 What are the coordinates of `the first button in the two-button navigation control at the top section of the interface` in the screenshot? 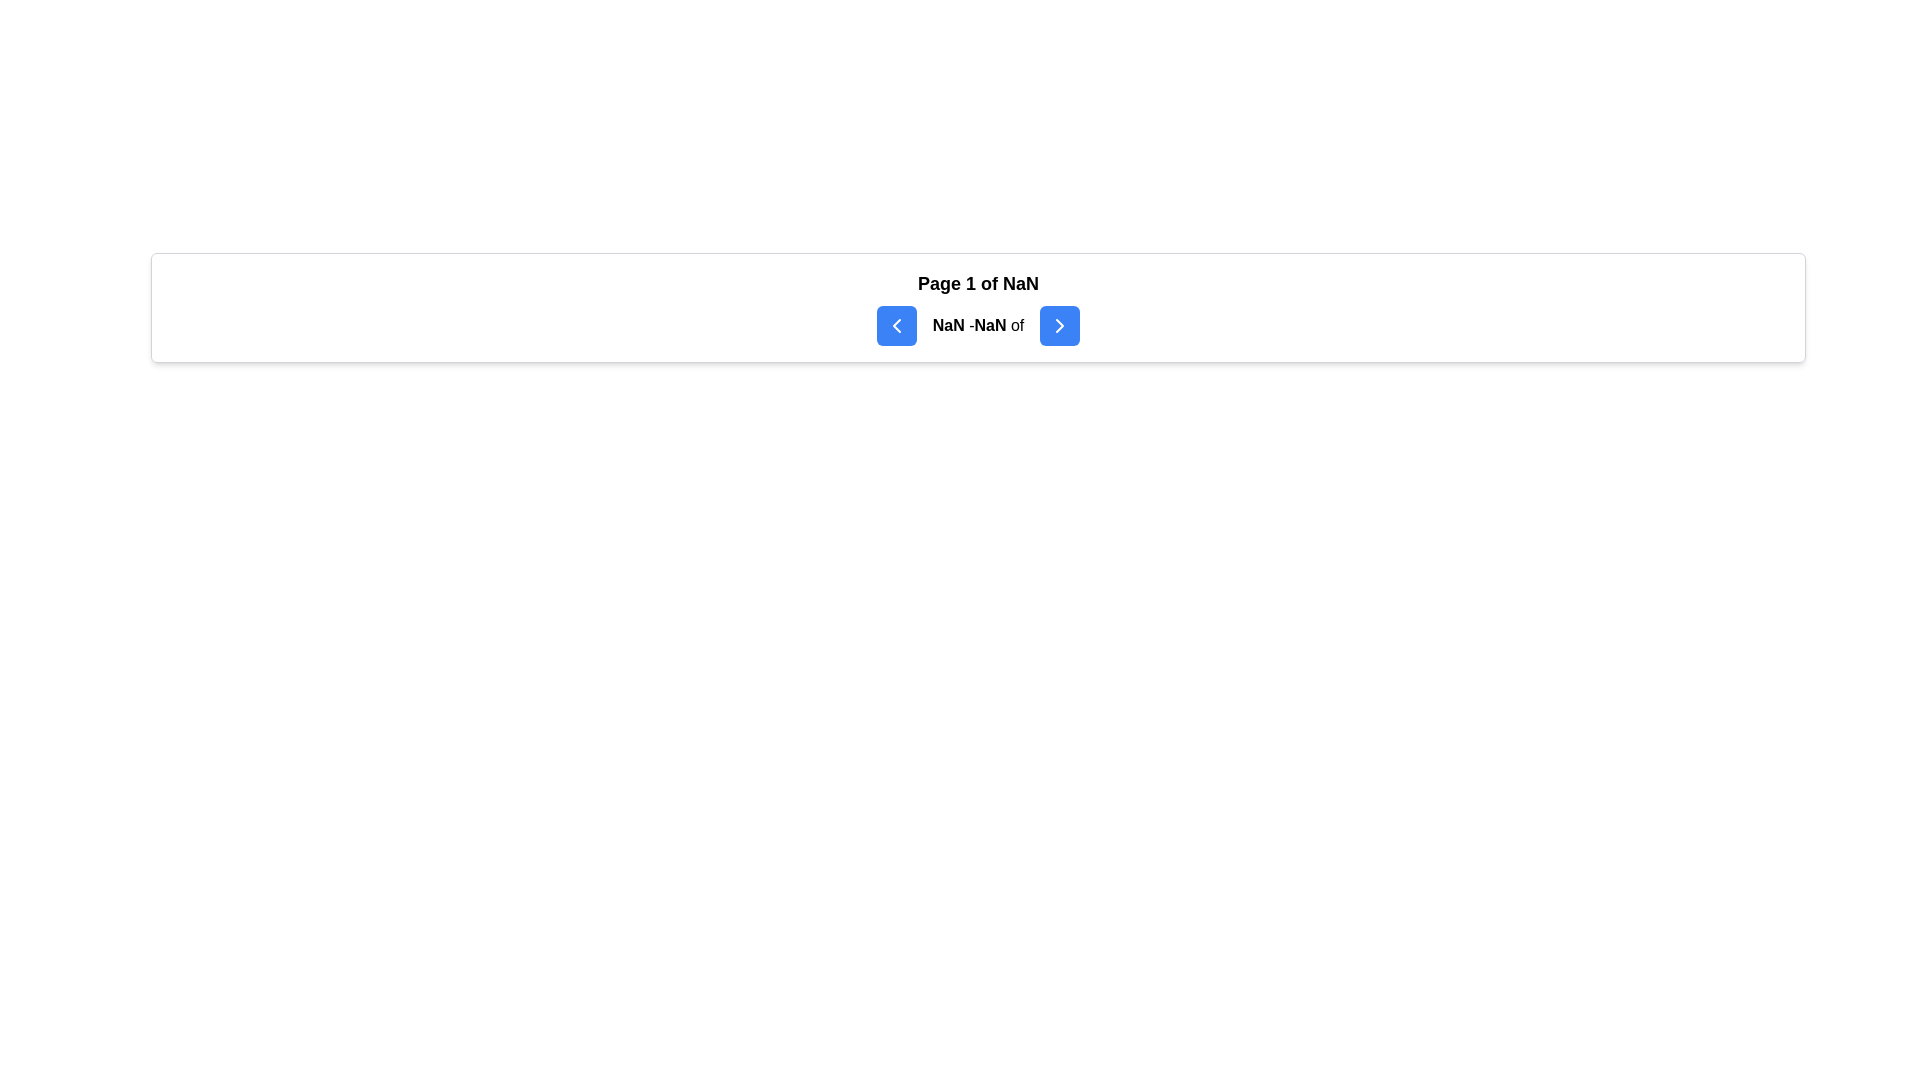 It's located at (895, 325).